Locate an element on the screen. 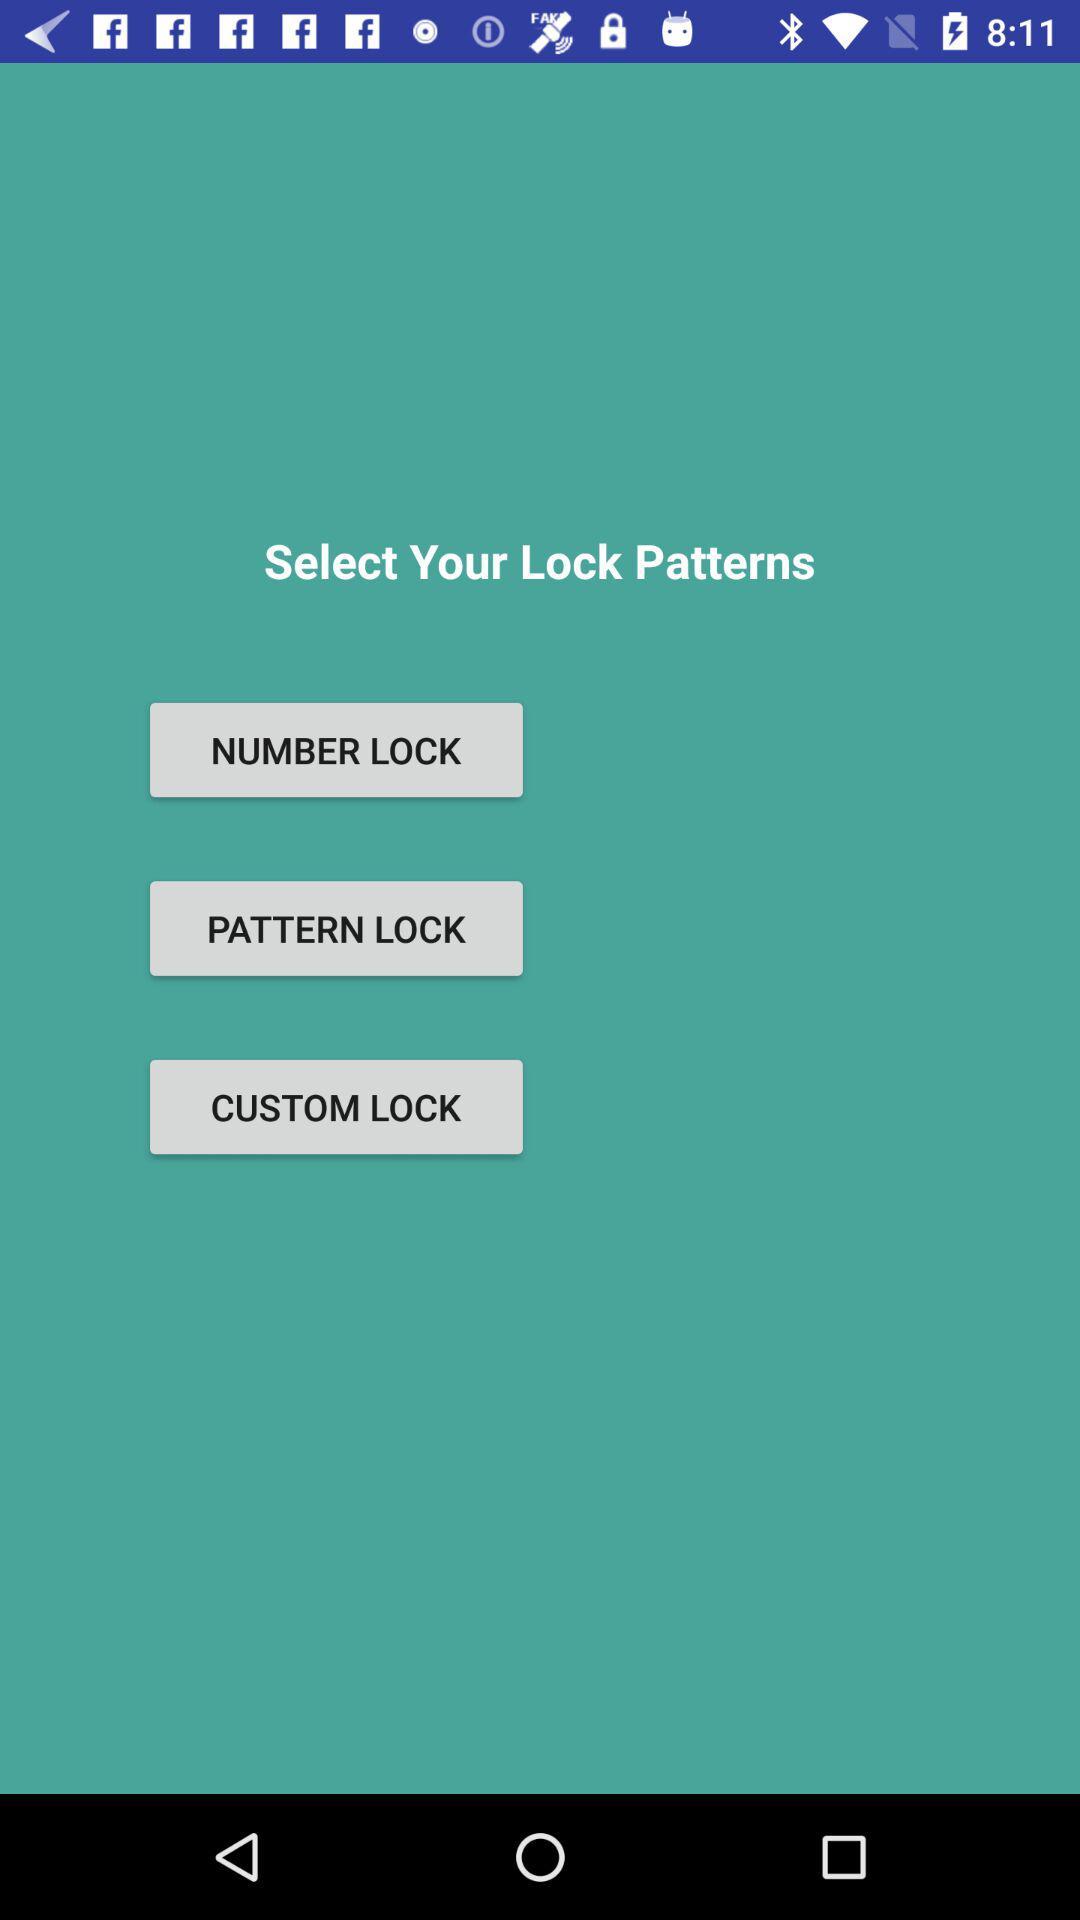  the button below the number lock item is located at coordinates (335, 927).